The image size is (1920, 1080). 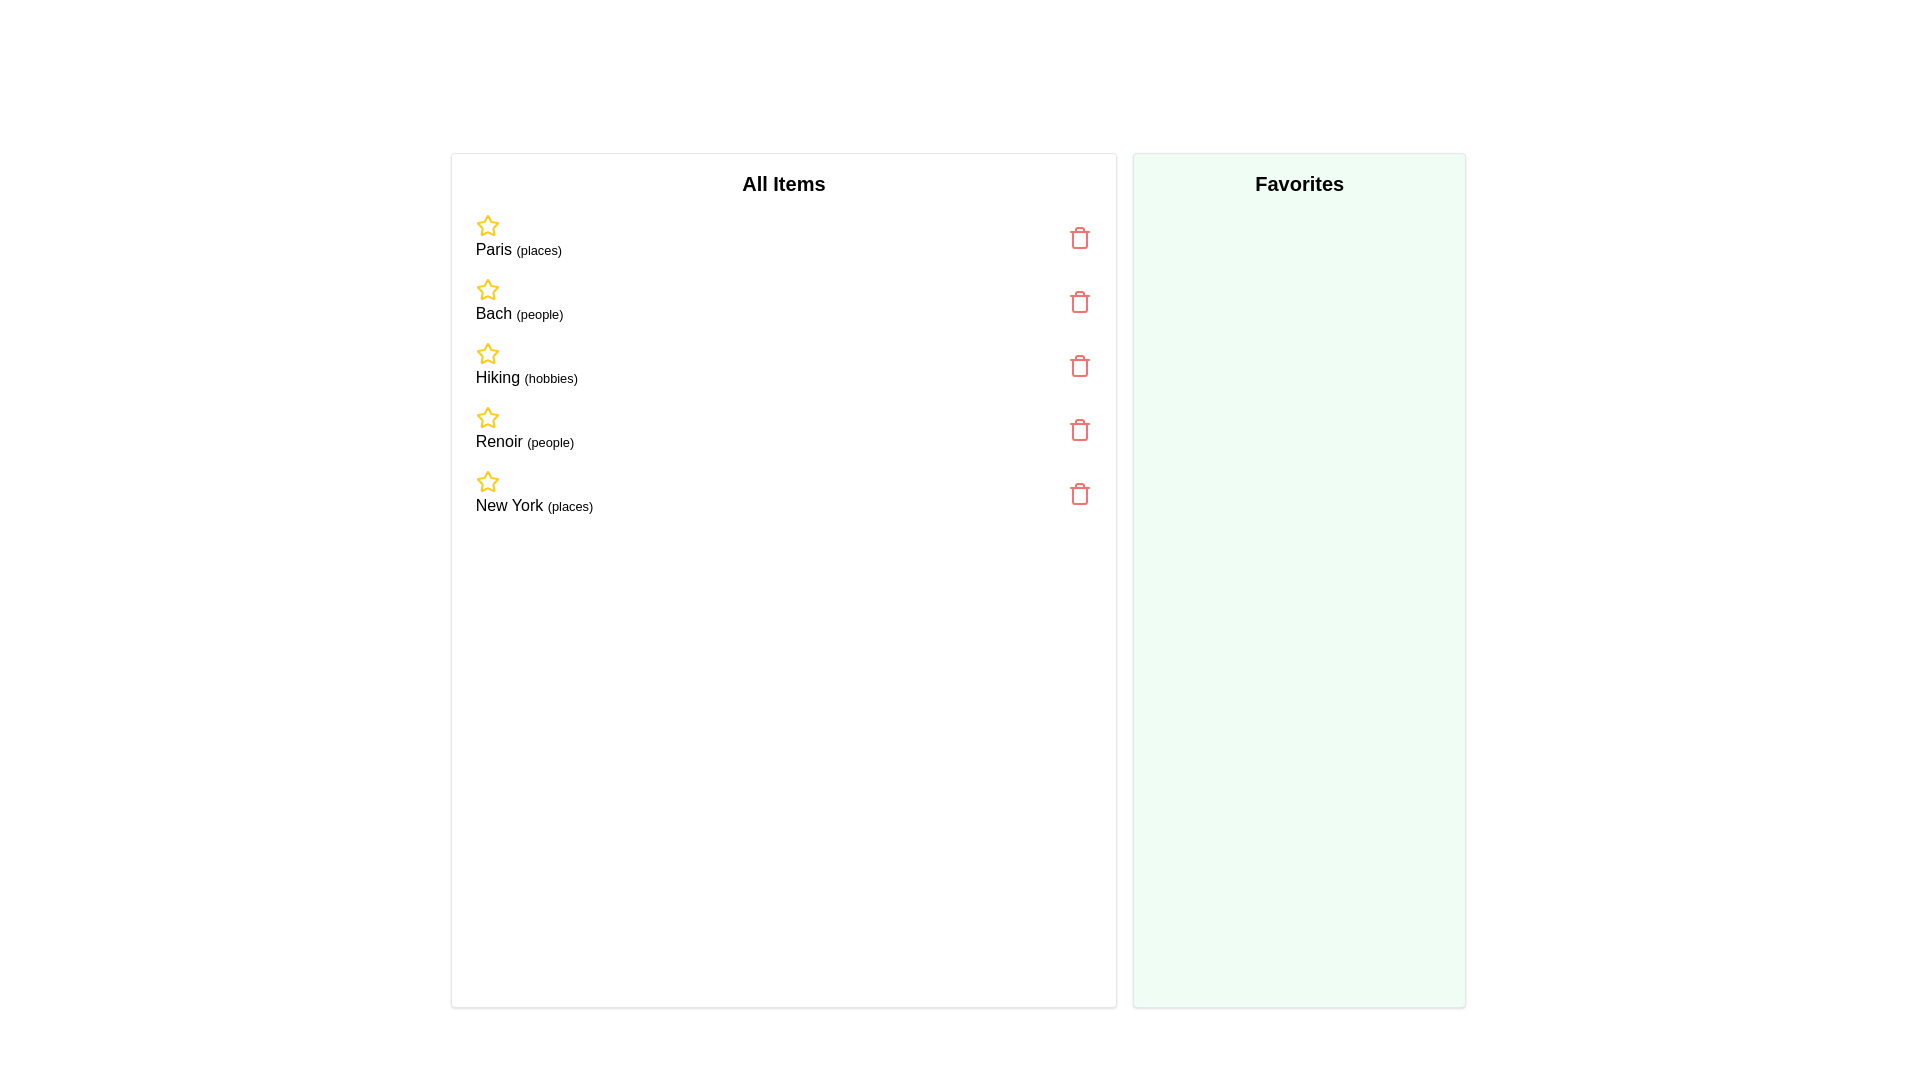 What do you see at coordinates (1079, 301) in the screenshot?
I see `the trash icon next to the item labeled 'Bach (people)' to remove it from the list` at bounding box center [1079, 301].